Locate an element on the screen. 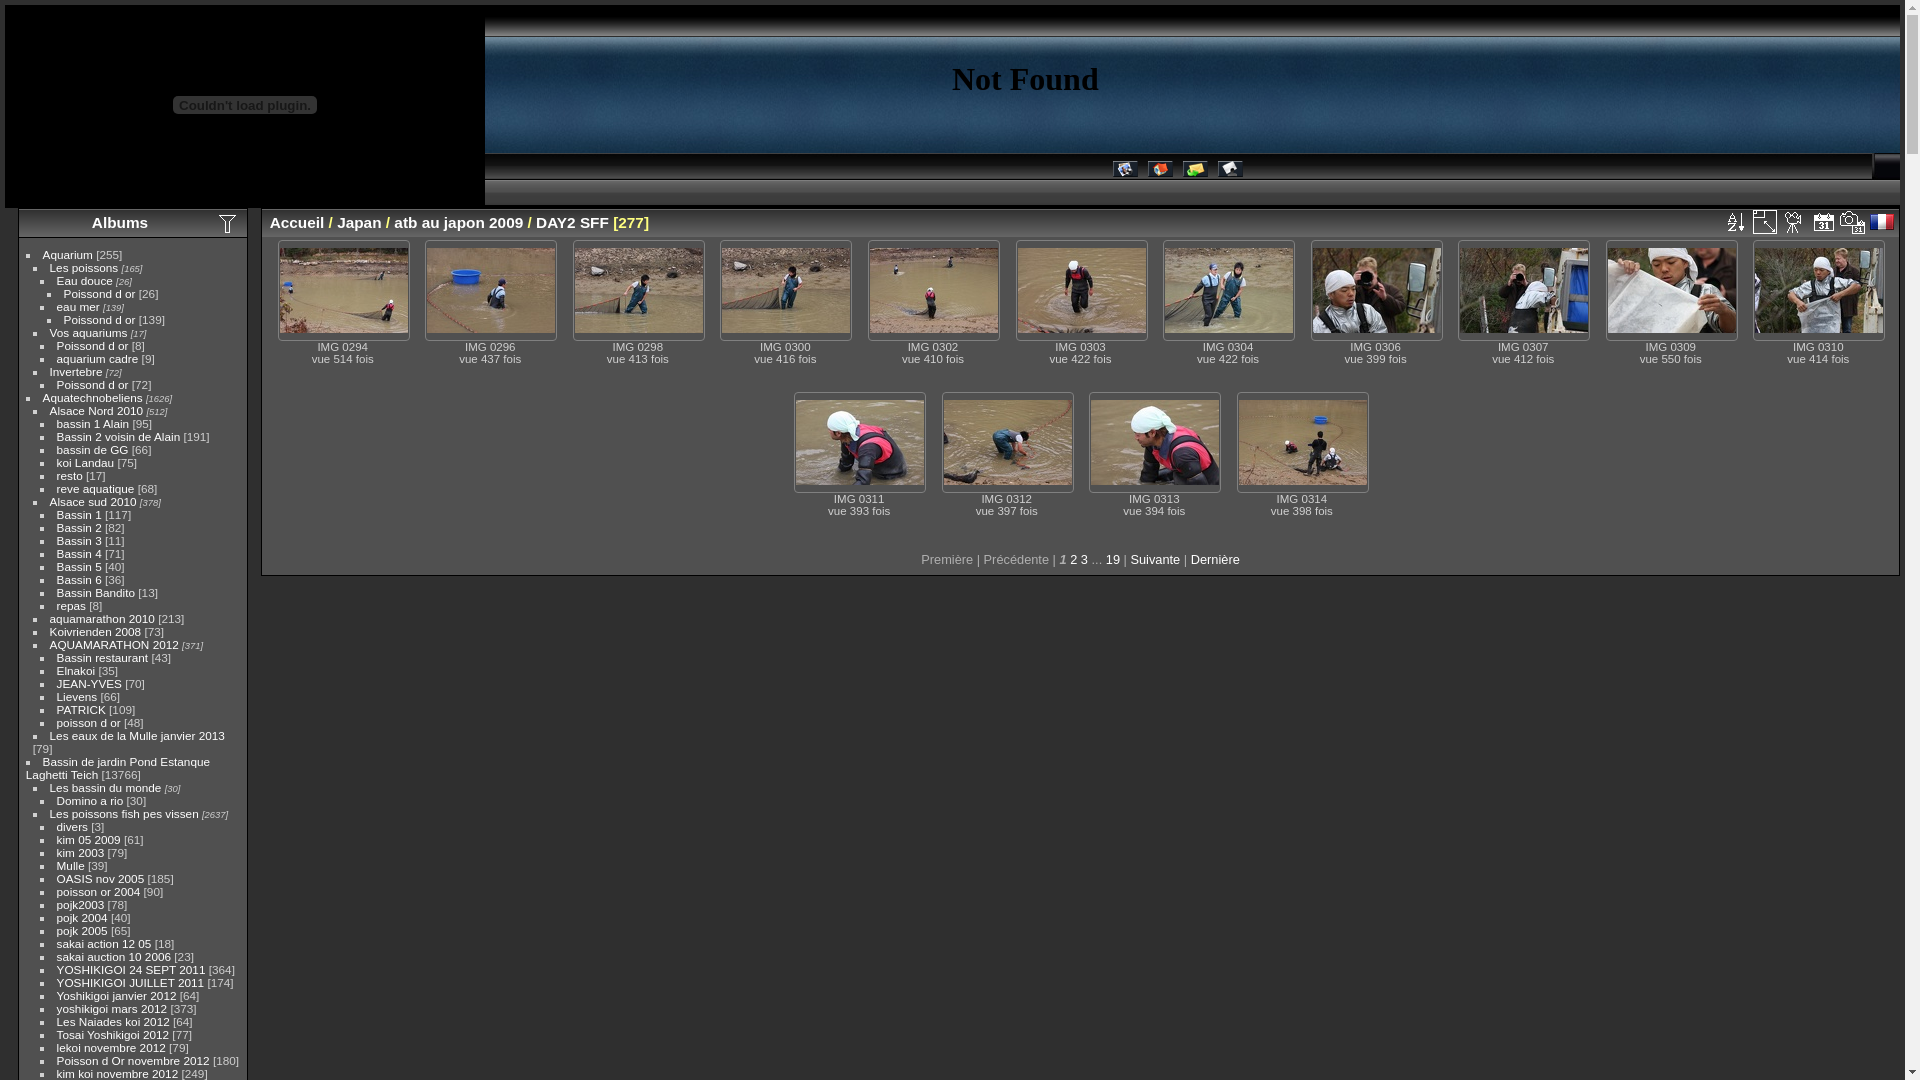 This screenshot has width=1920, height=1080. 'Les bassin du monde' is located at coordinates (104, 786).